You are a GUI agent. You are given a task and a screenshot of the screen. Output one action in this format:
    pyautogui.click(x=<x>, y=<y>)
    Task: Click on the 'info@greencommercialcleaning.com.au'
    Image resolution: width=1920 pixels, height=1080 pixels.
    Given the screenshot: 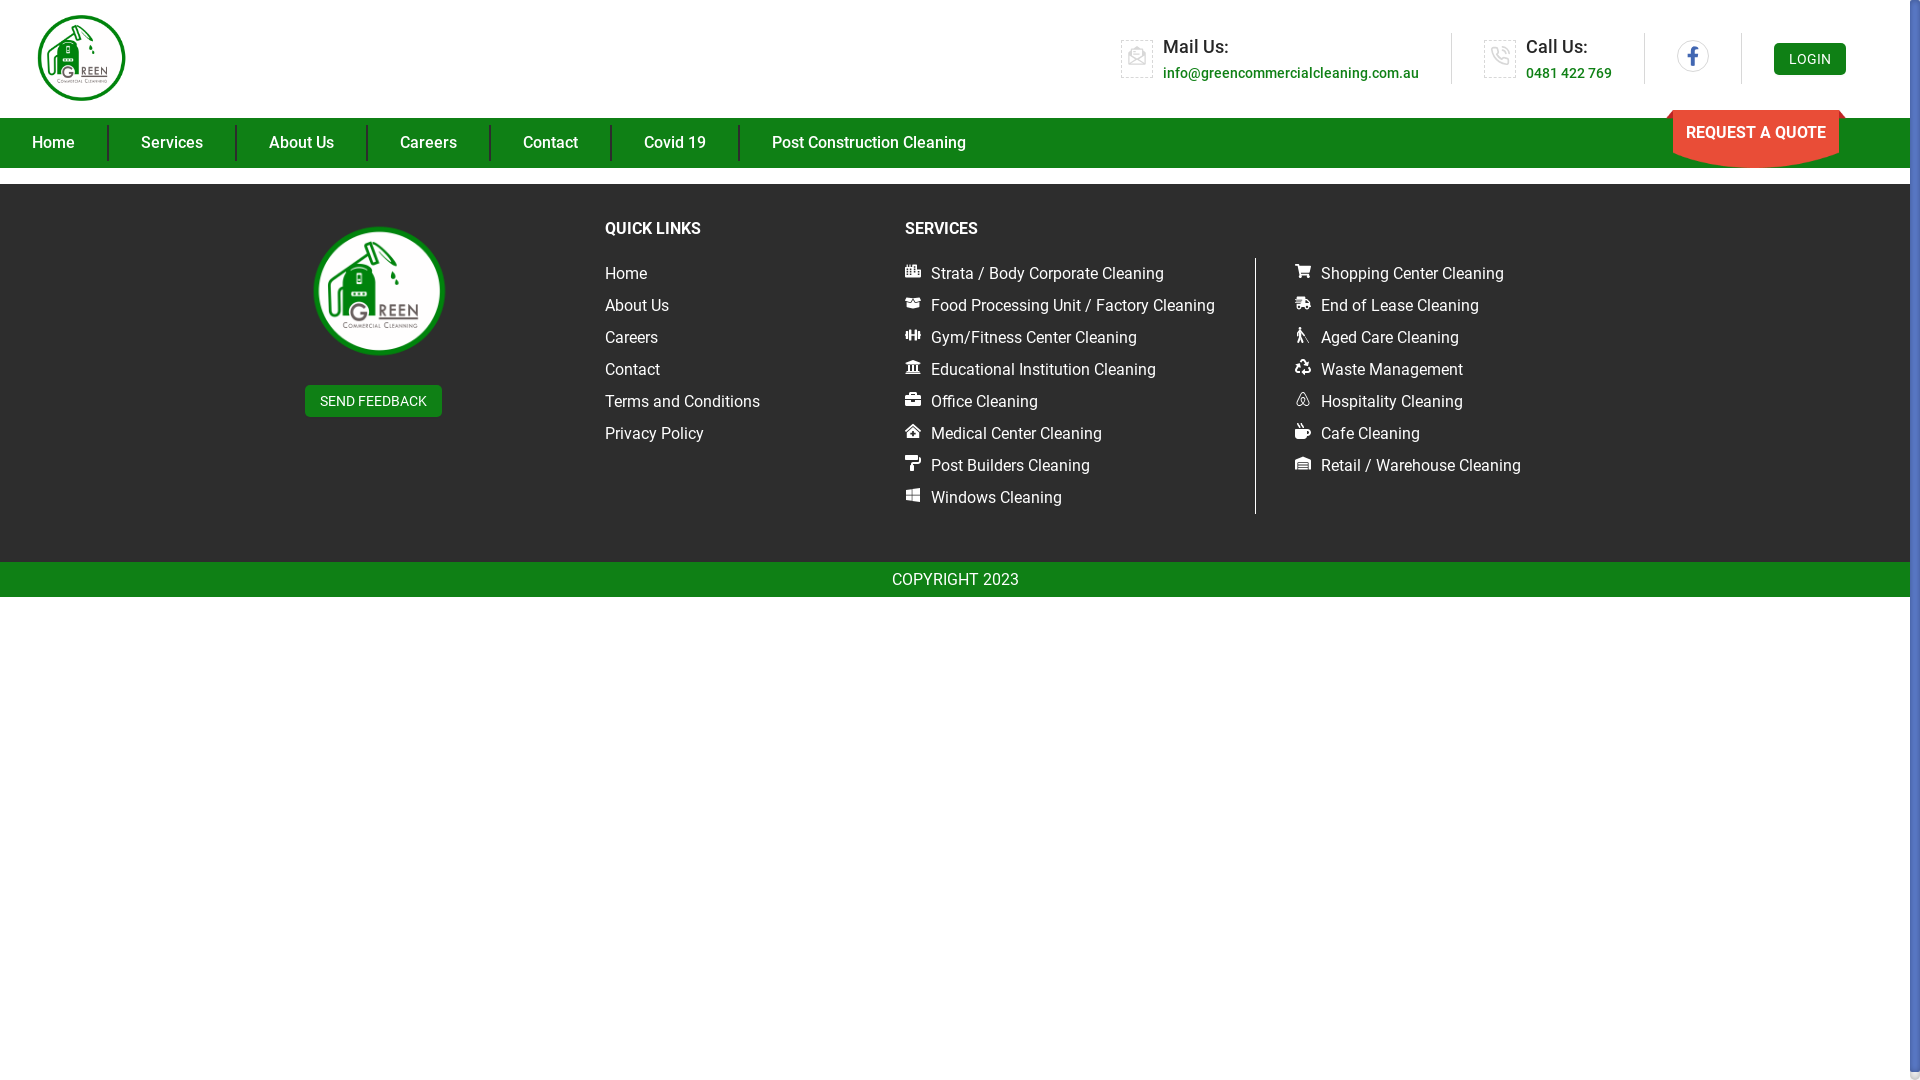 What is the action you would take?
    pyautogui.click(x=1291, y=72)
    